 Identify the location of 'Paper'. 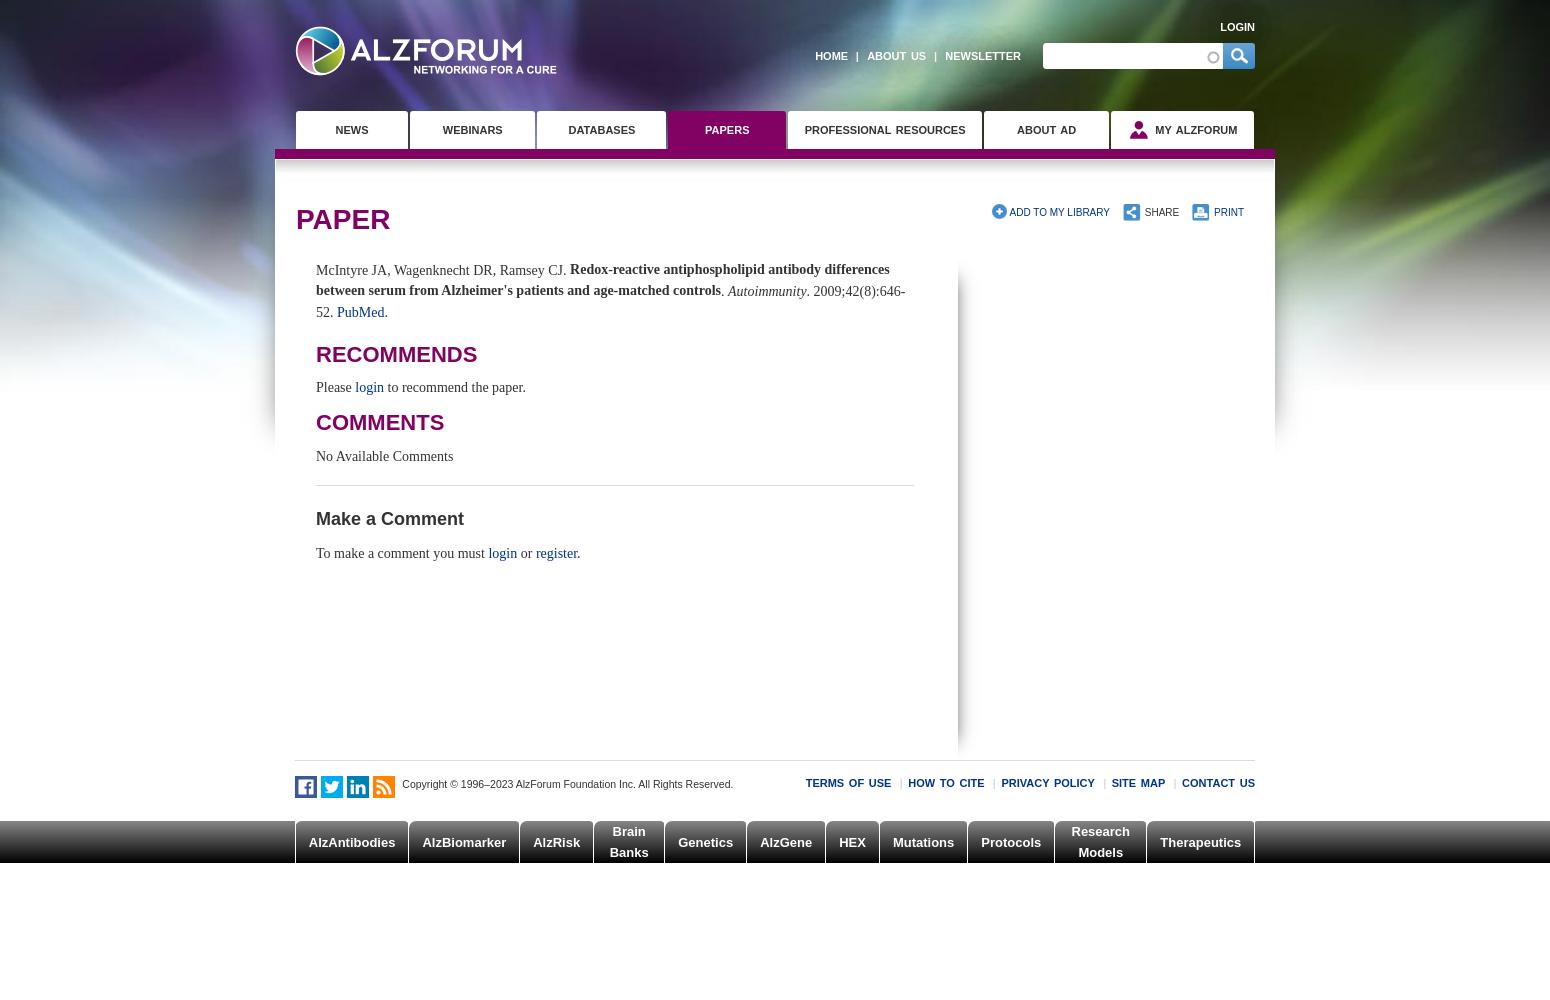
(342, 217).